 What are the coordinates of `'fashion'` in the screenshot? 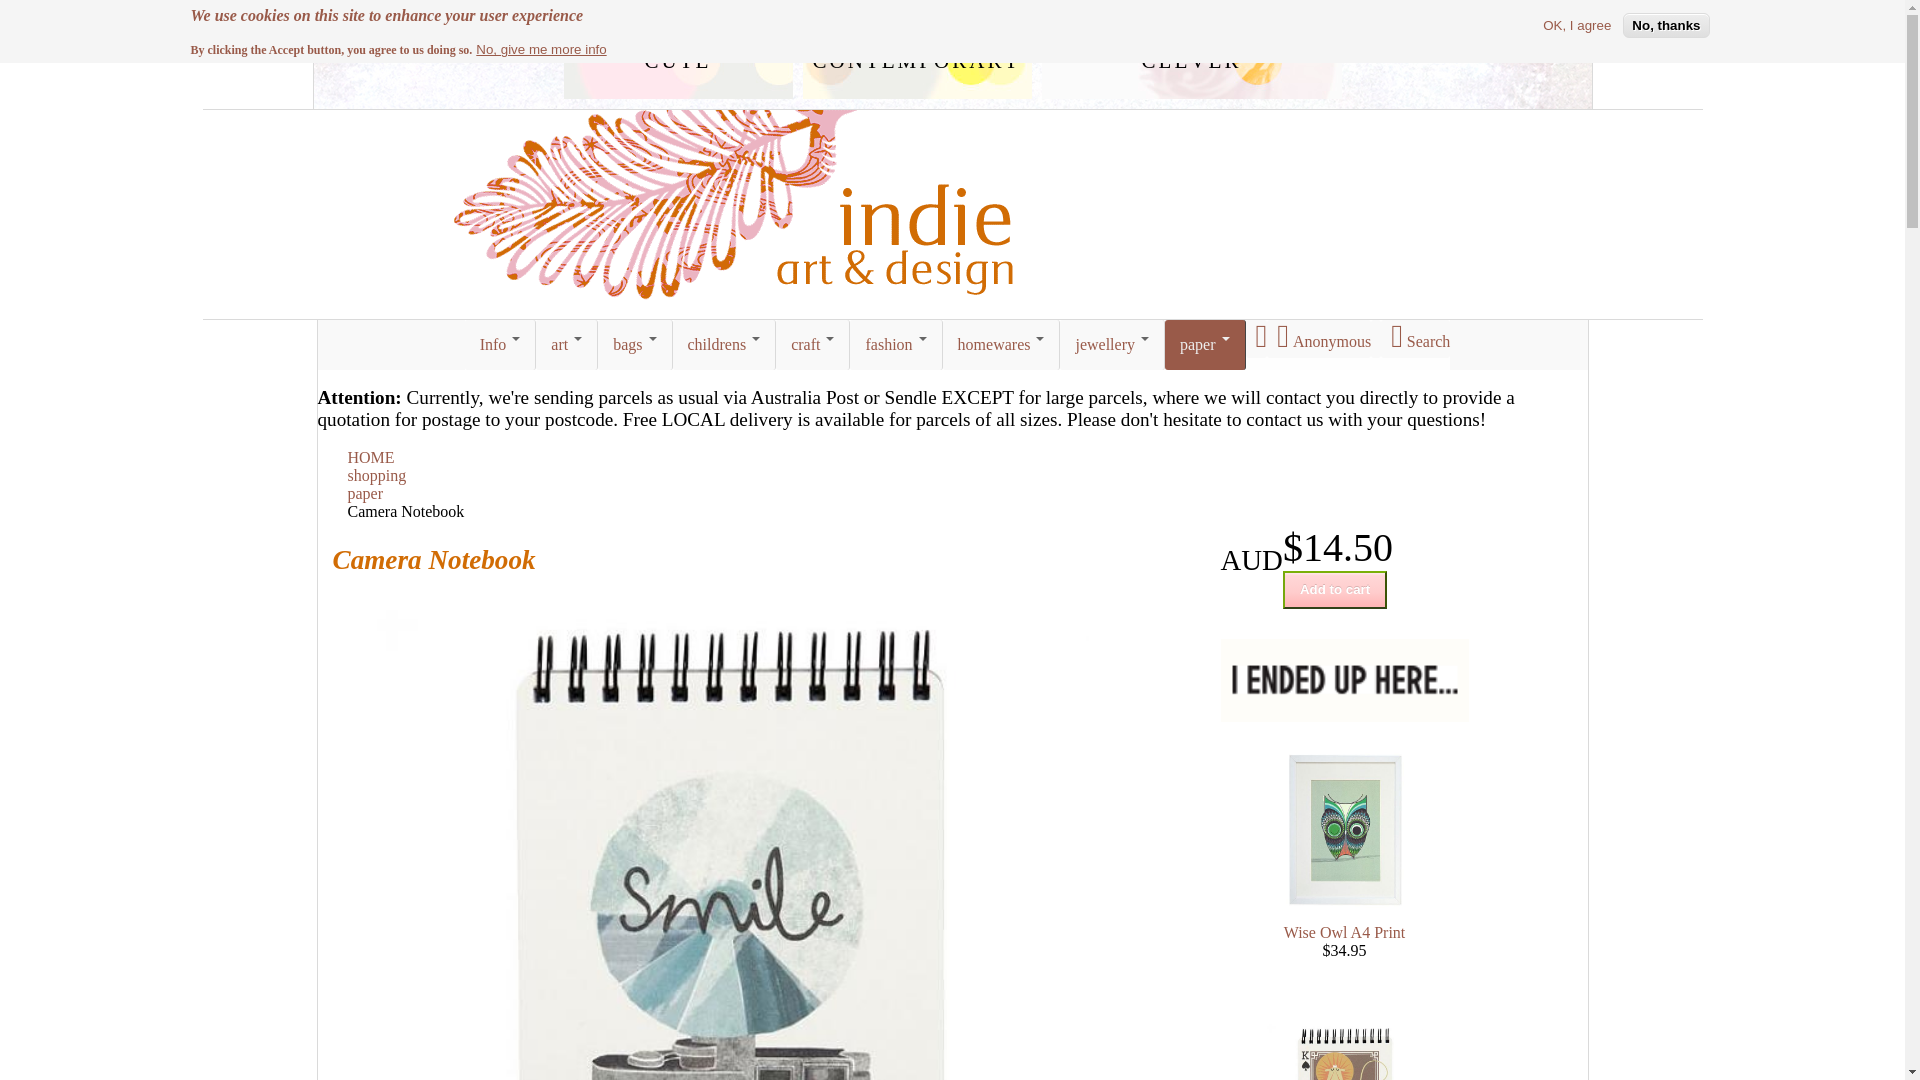 It's located at (895, 343).